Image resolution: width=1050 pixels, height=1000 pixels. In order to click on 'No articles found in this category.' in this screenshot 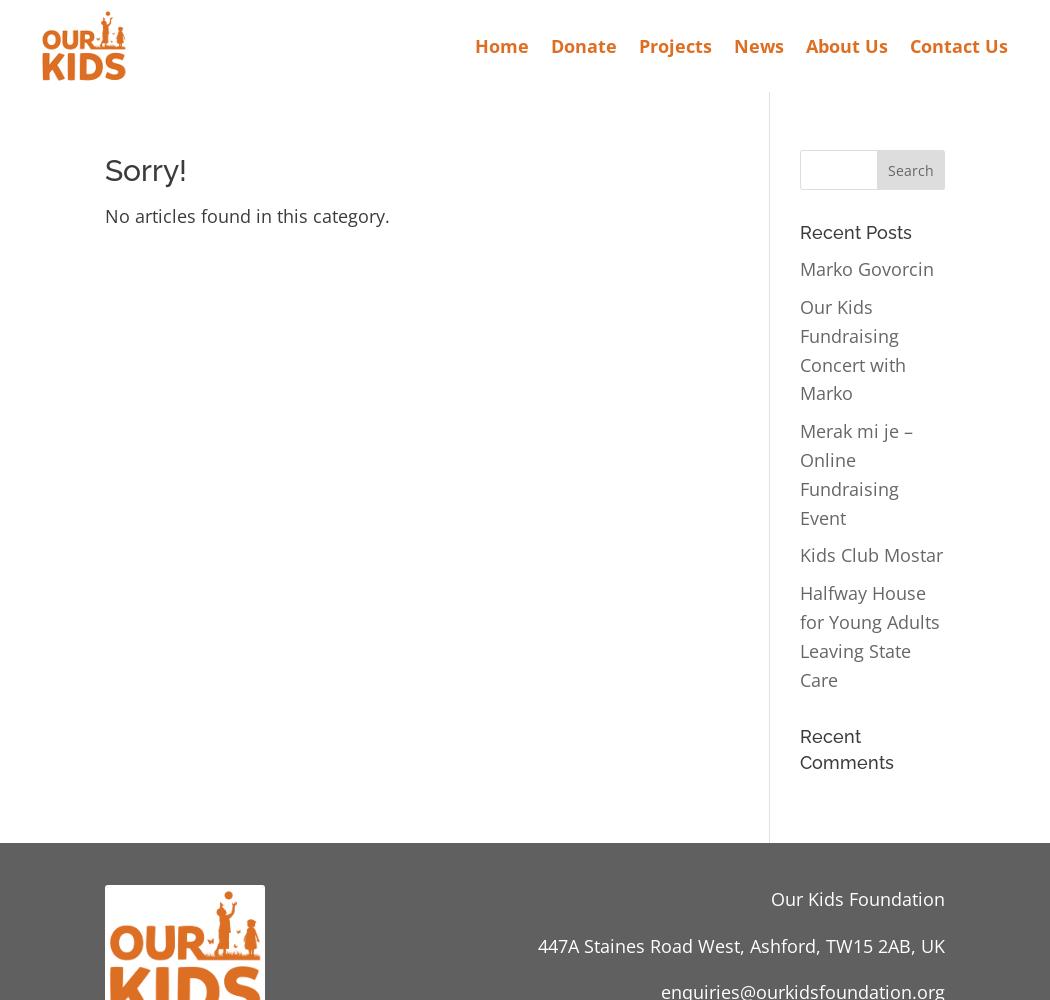, I will do `click(247, 215)`.